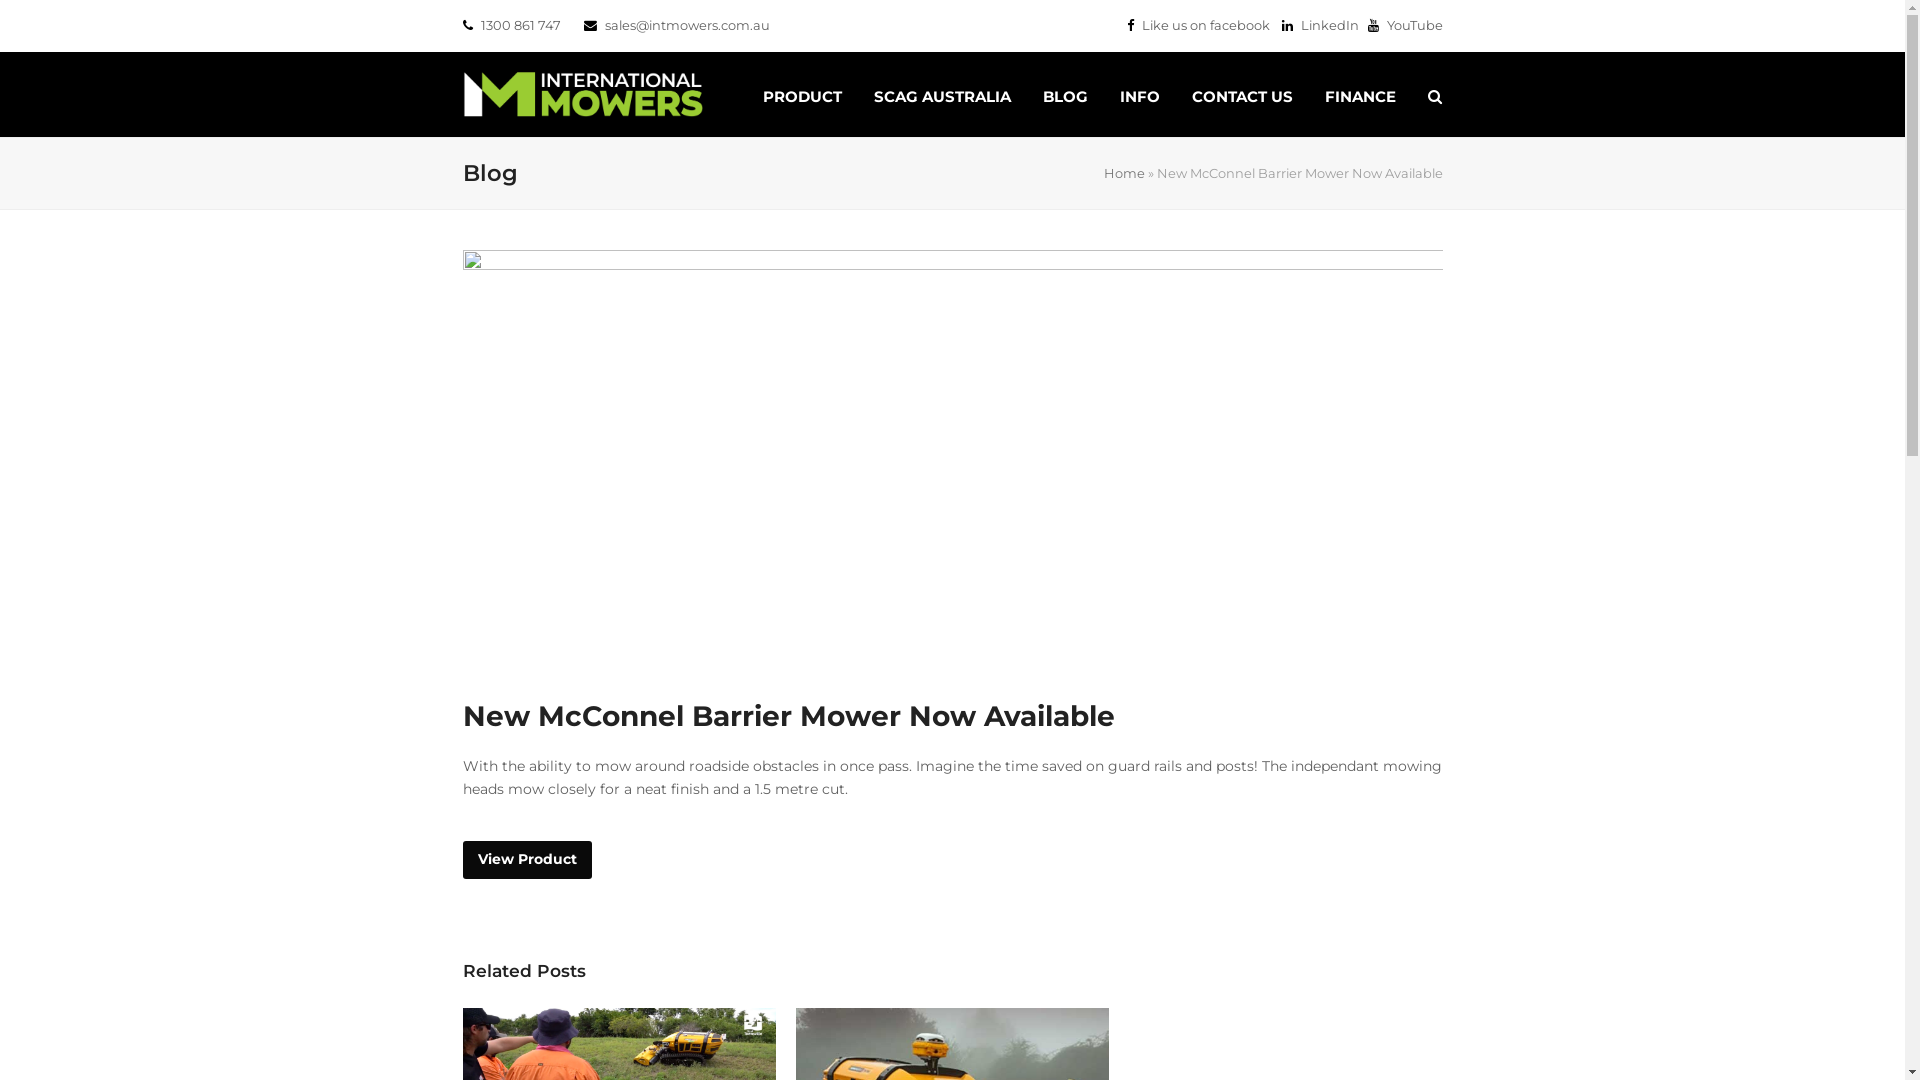  Describe the element at coordinates (1241, 93) in the screenshot. I see `'CONTACT US'` at that location.